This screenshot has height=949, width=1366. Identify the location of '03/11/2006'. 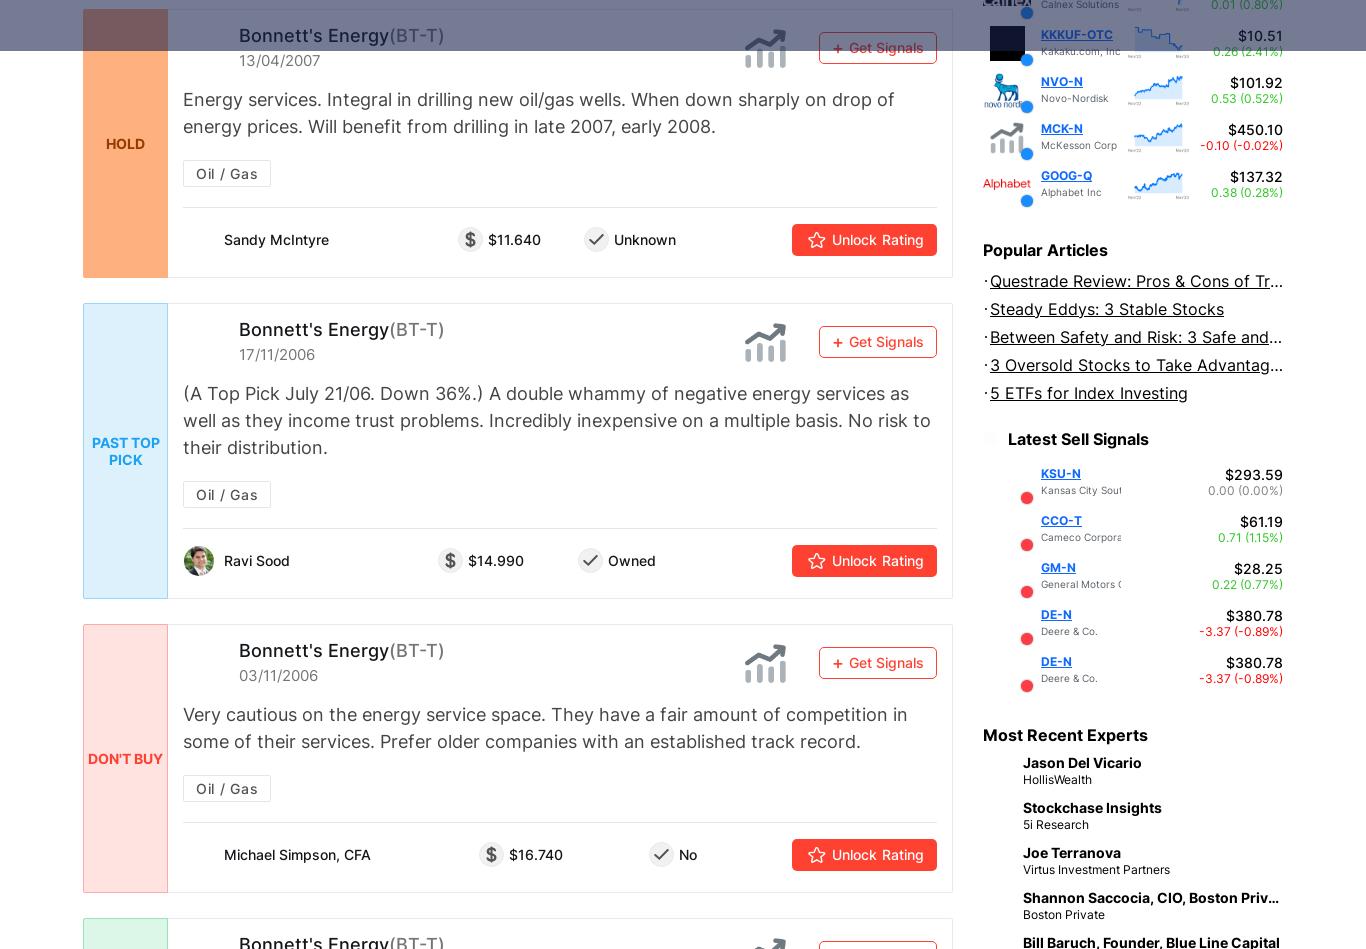
(239, 675).